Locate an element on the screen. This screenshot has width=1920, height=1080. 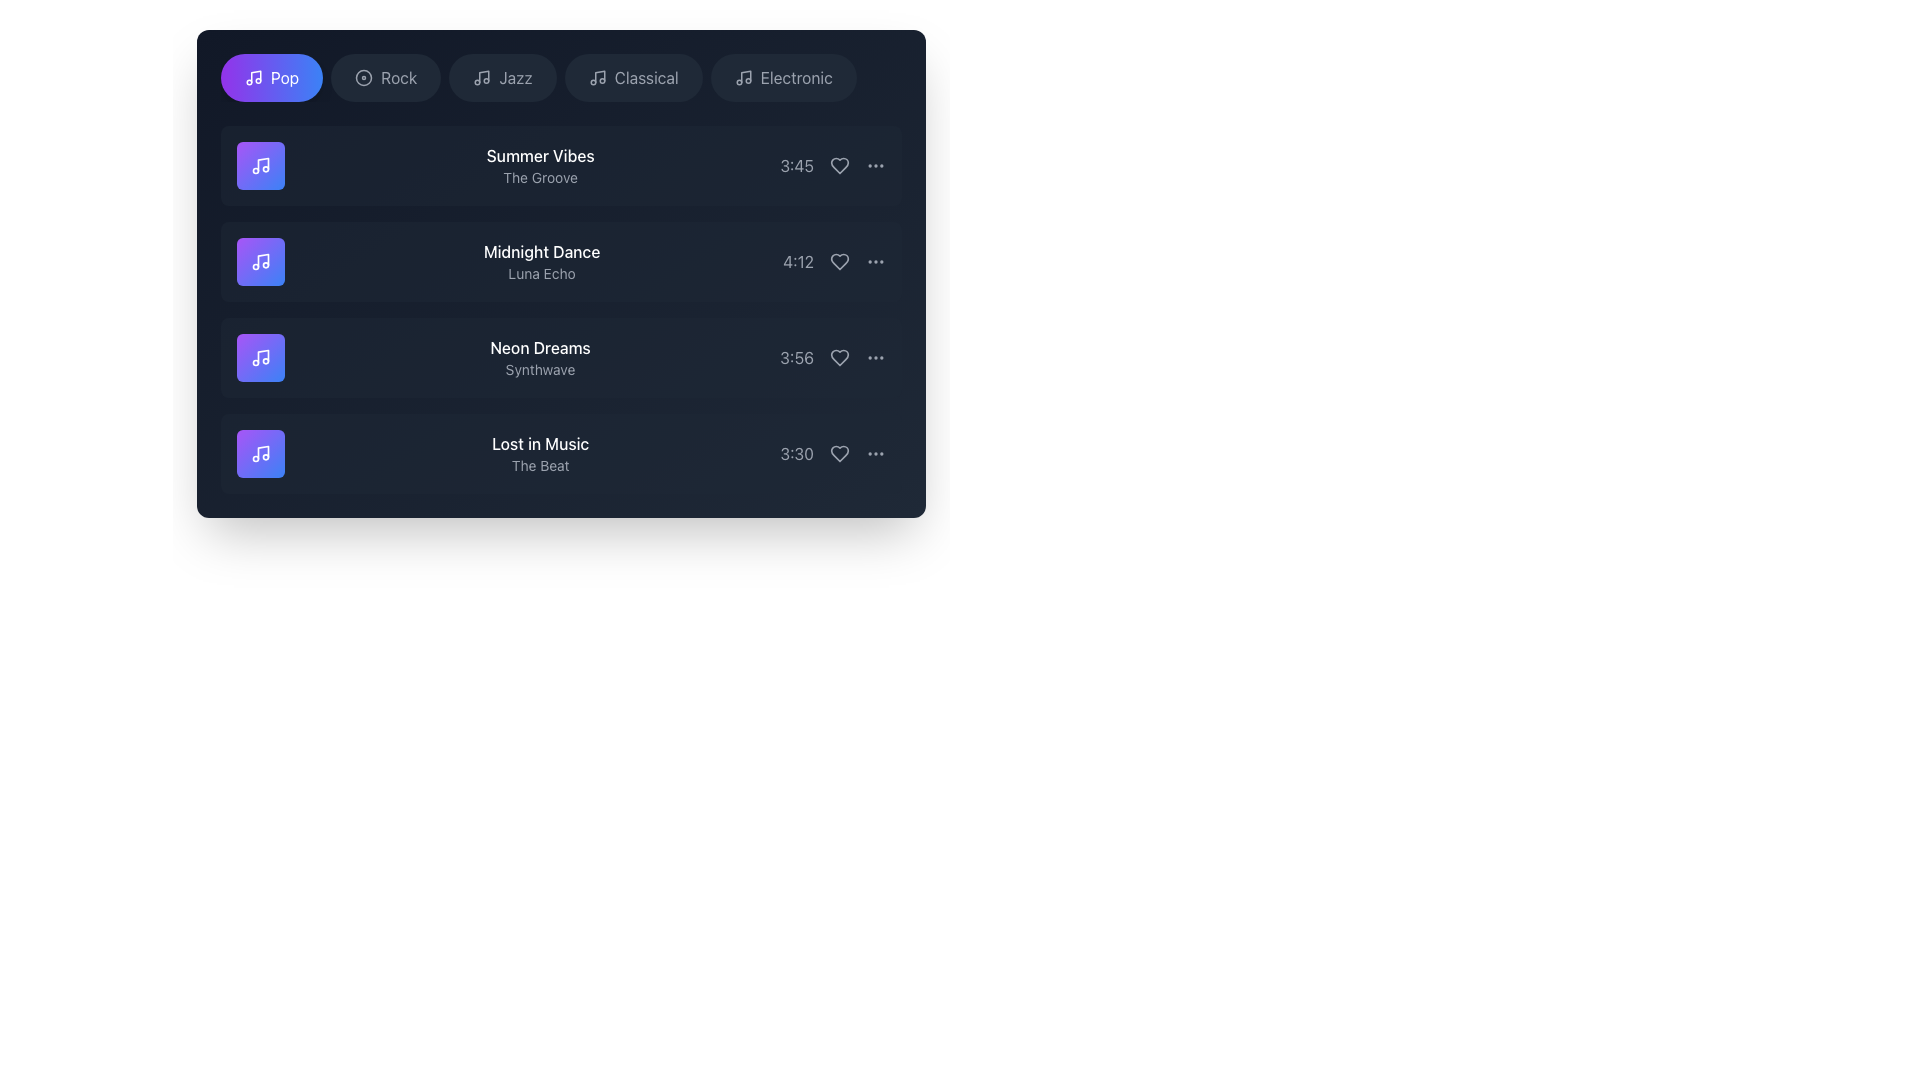
the musical note icon representing the 'Neon Dreams' list item, which features a gradient purple background and detailed strokes, positioned third from the top in the list is located at coordinates (262, 355).